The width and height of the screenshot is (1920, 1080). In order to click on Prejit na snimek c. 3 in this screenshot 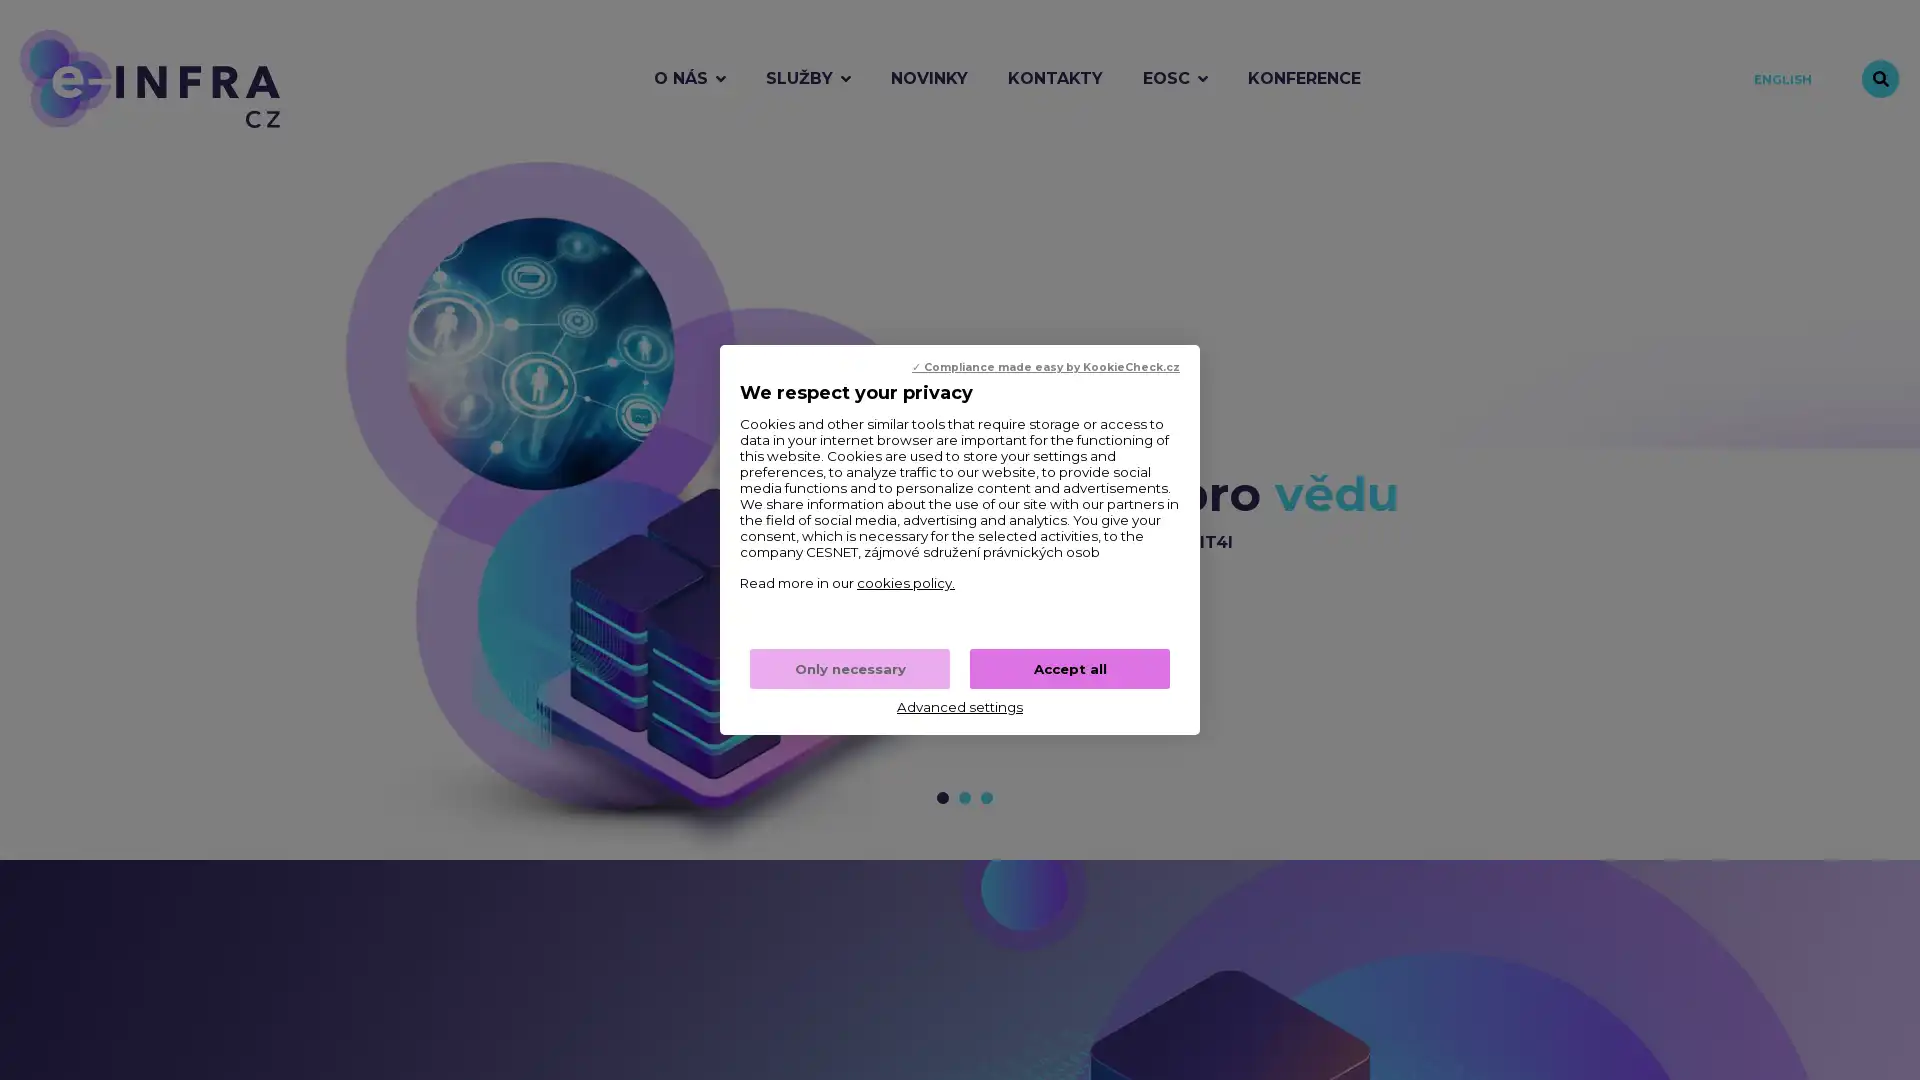, I will do `click(987, 797)`.